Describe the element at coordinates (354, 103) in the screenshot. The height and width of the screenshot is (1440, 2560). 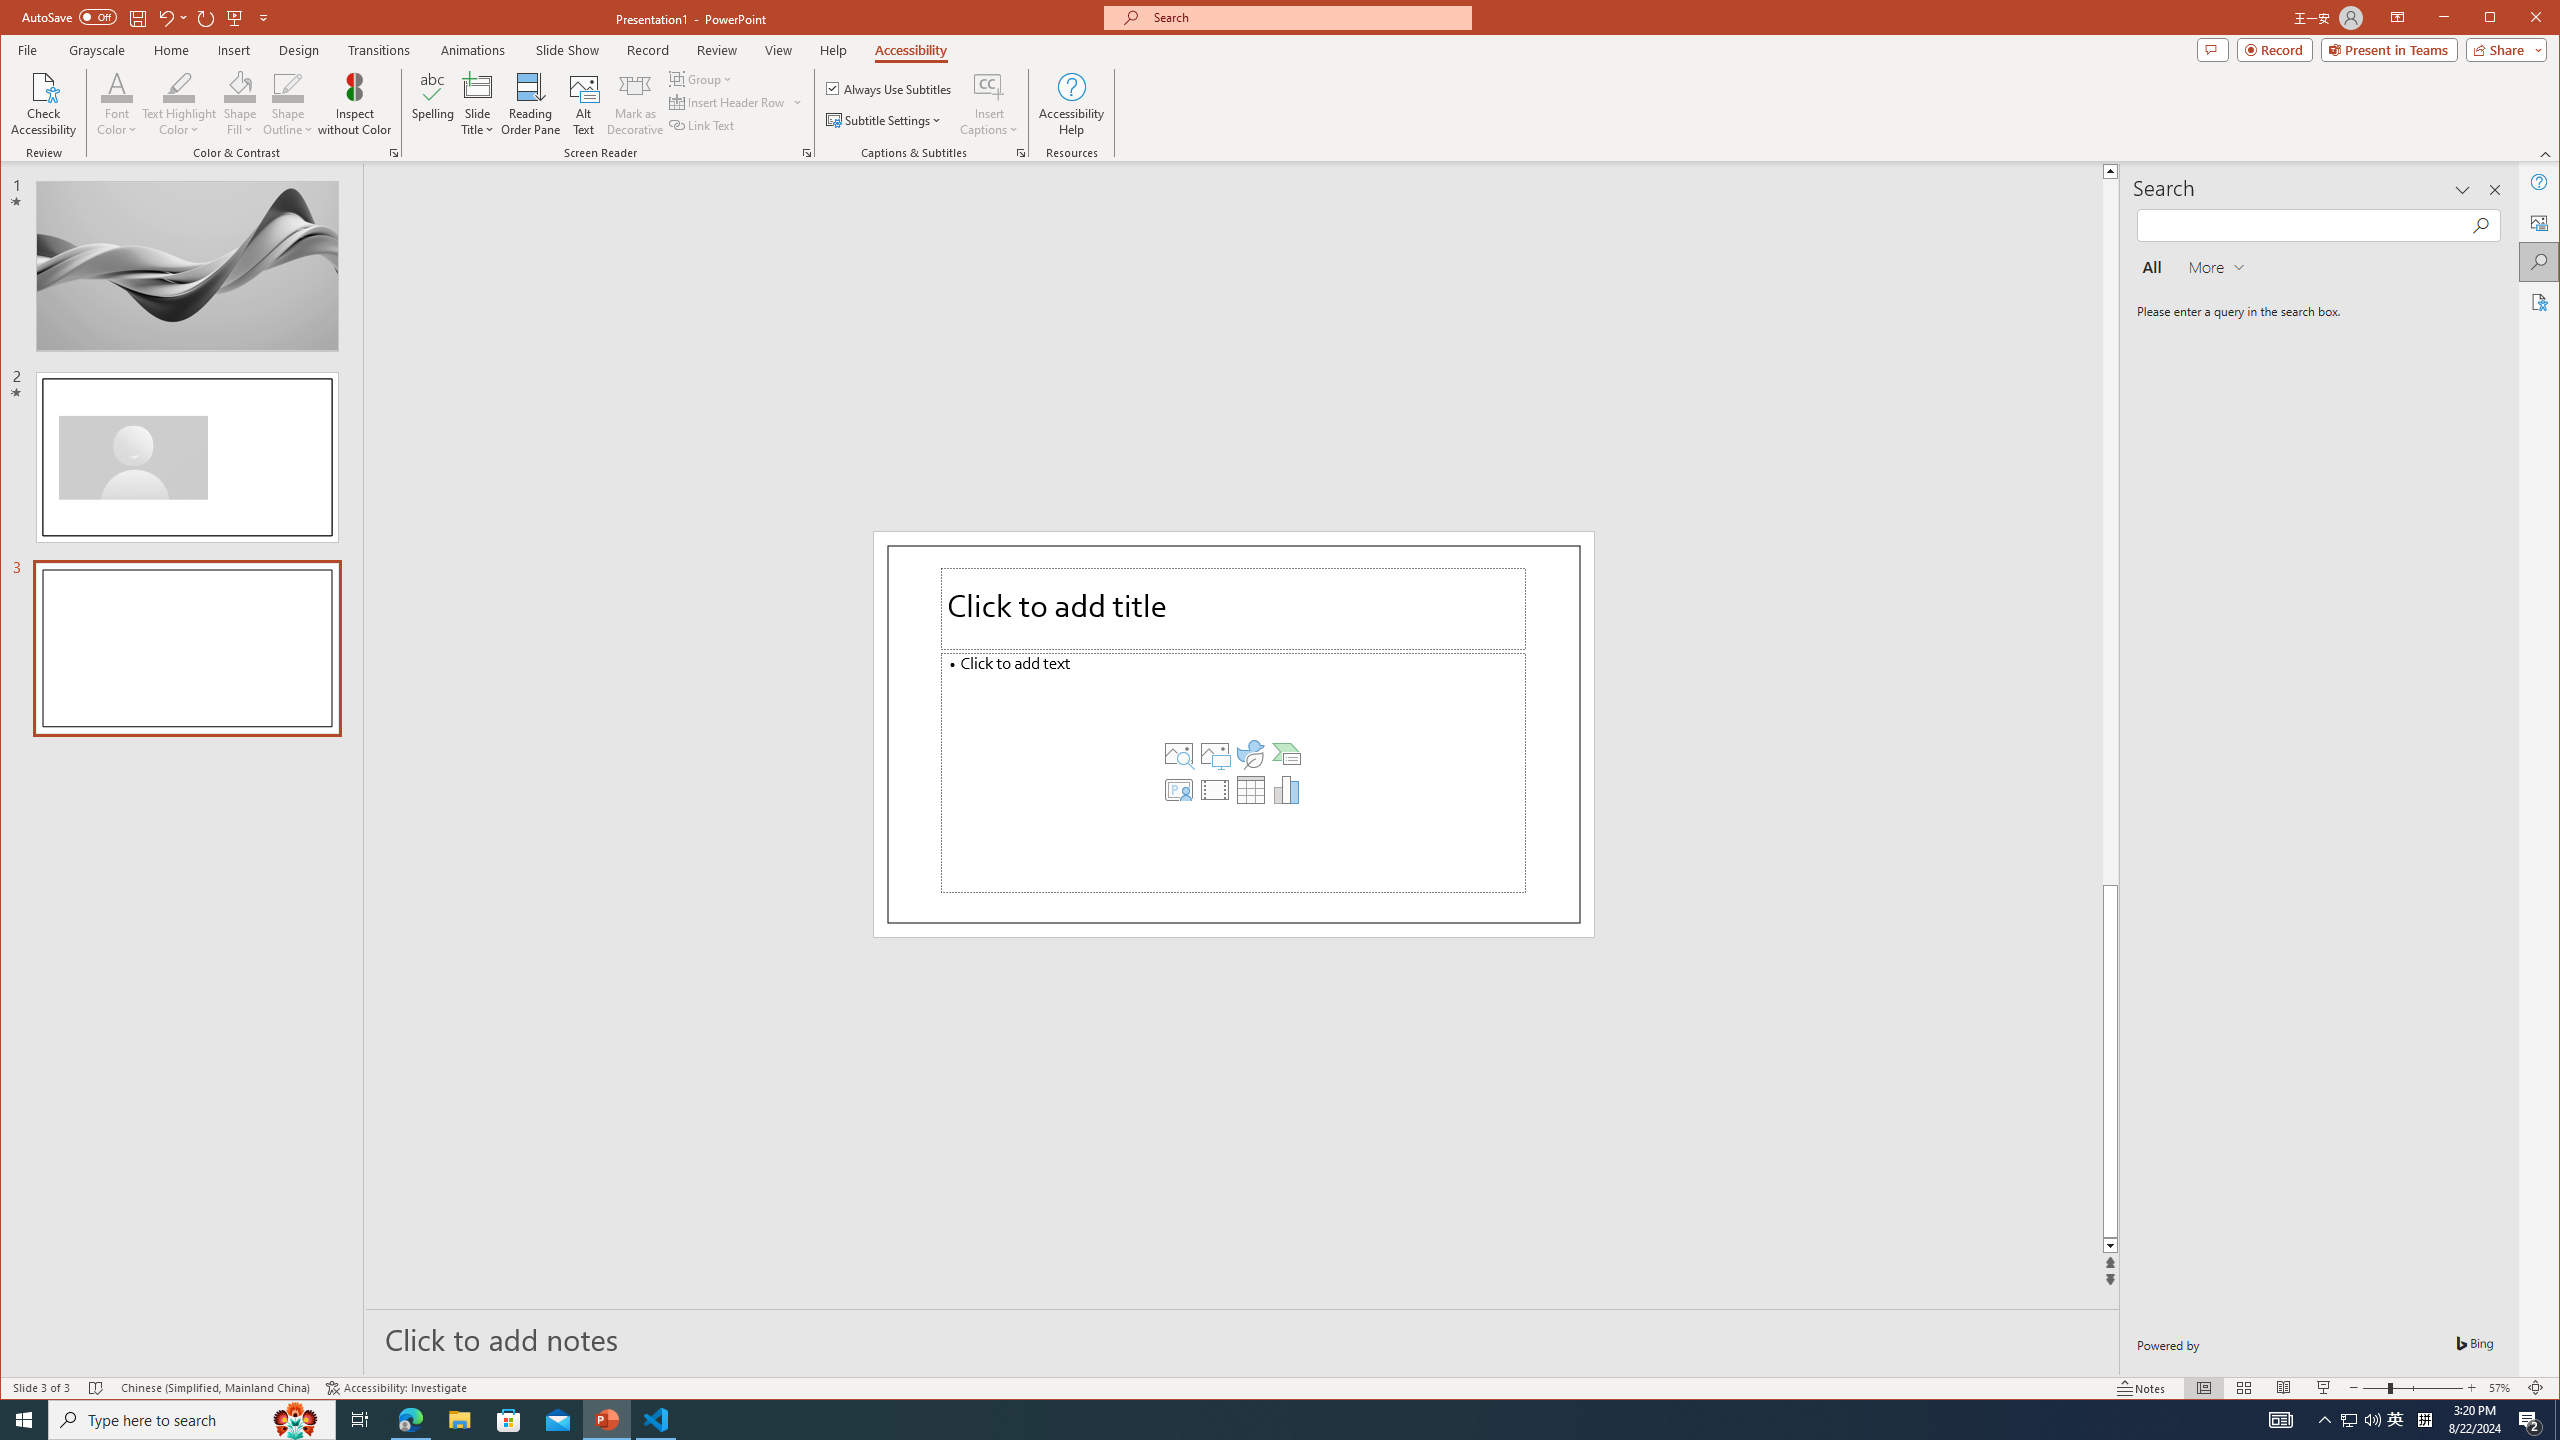
I see `'Inspect without Color'` at that location.